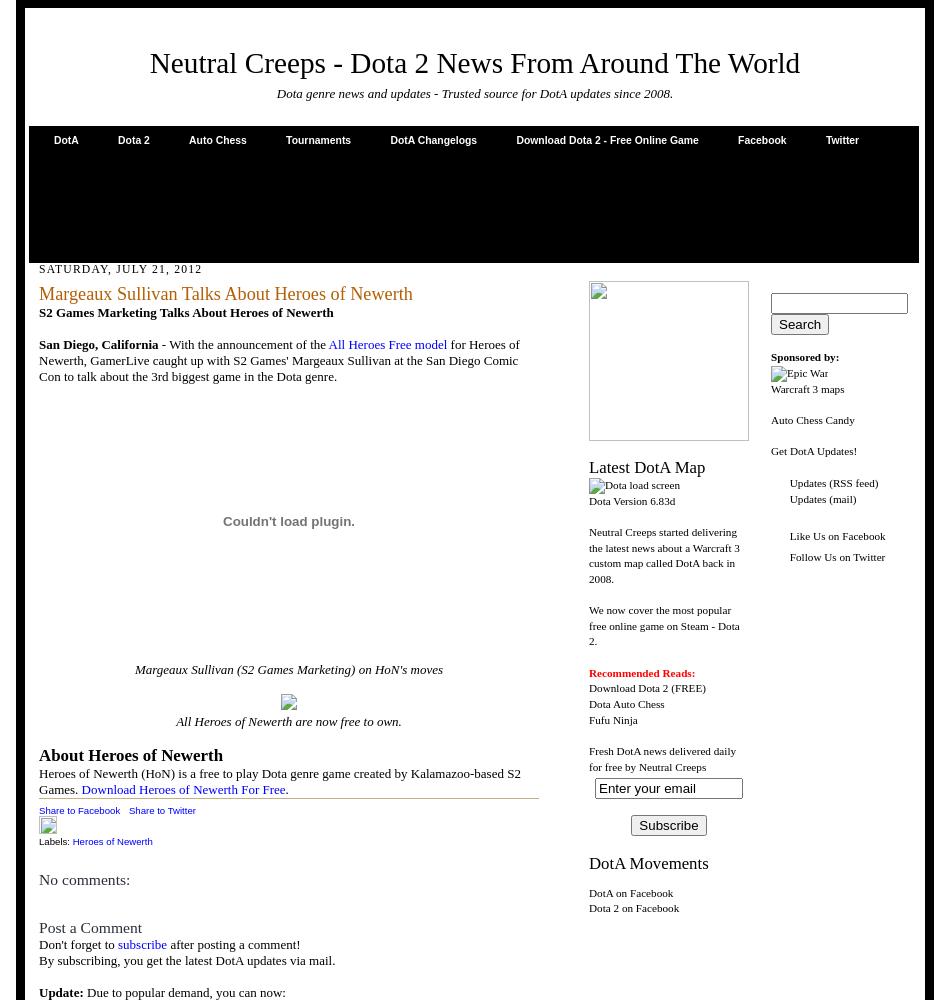  What do you see at coordinates (78, 943) in the screenshot?
I see `'Don't forget to'` at bounding box center [78, 943].